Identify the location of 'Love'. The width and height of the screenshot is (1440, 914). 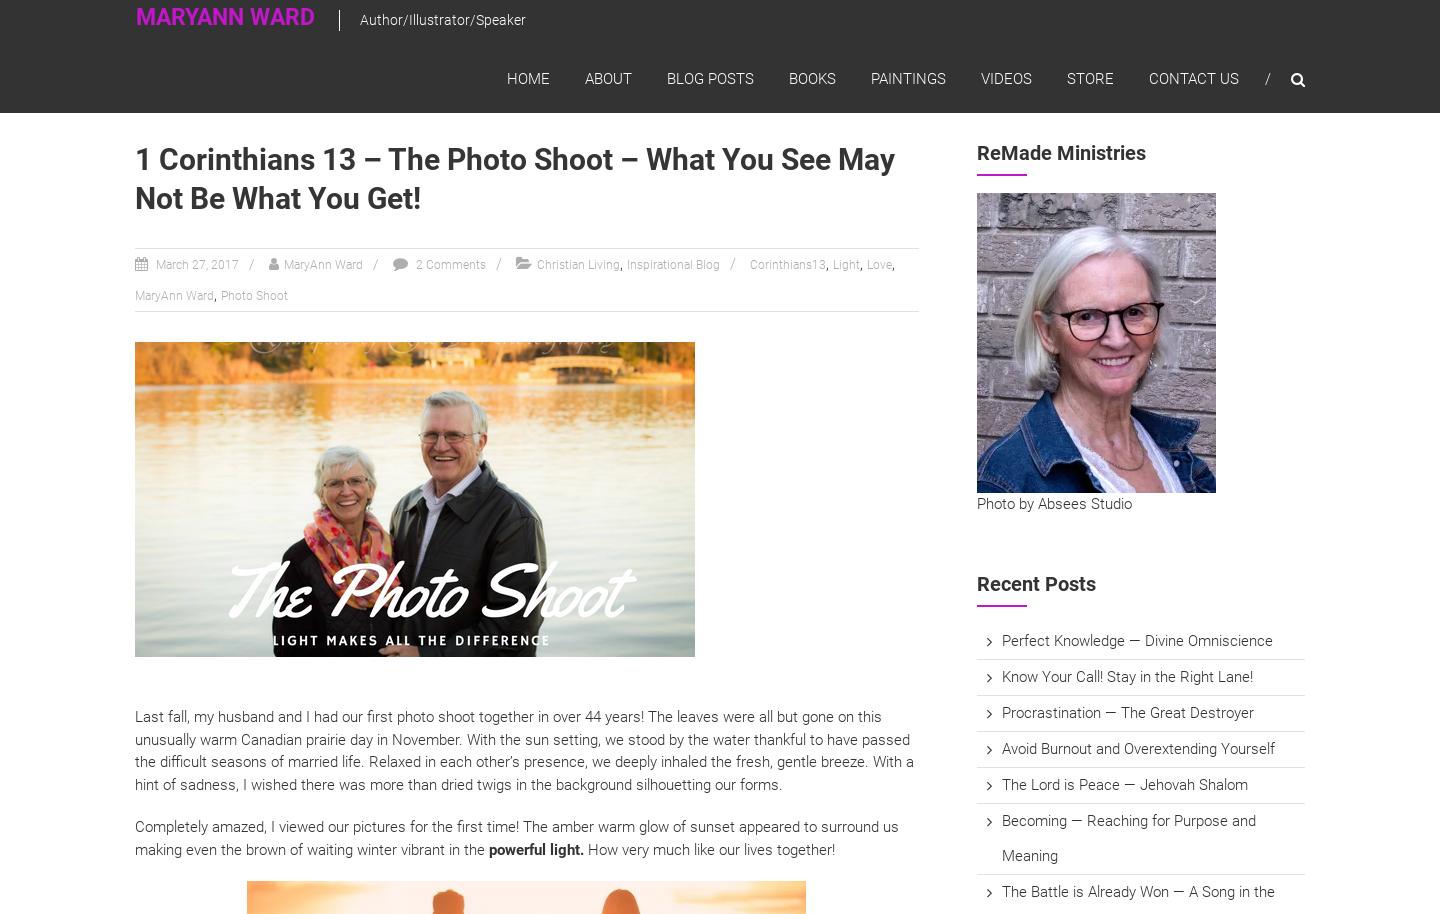
(878, 263).